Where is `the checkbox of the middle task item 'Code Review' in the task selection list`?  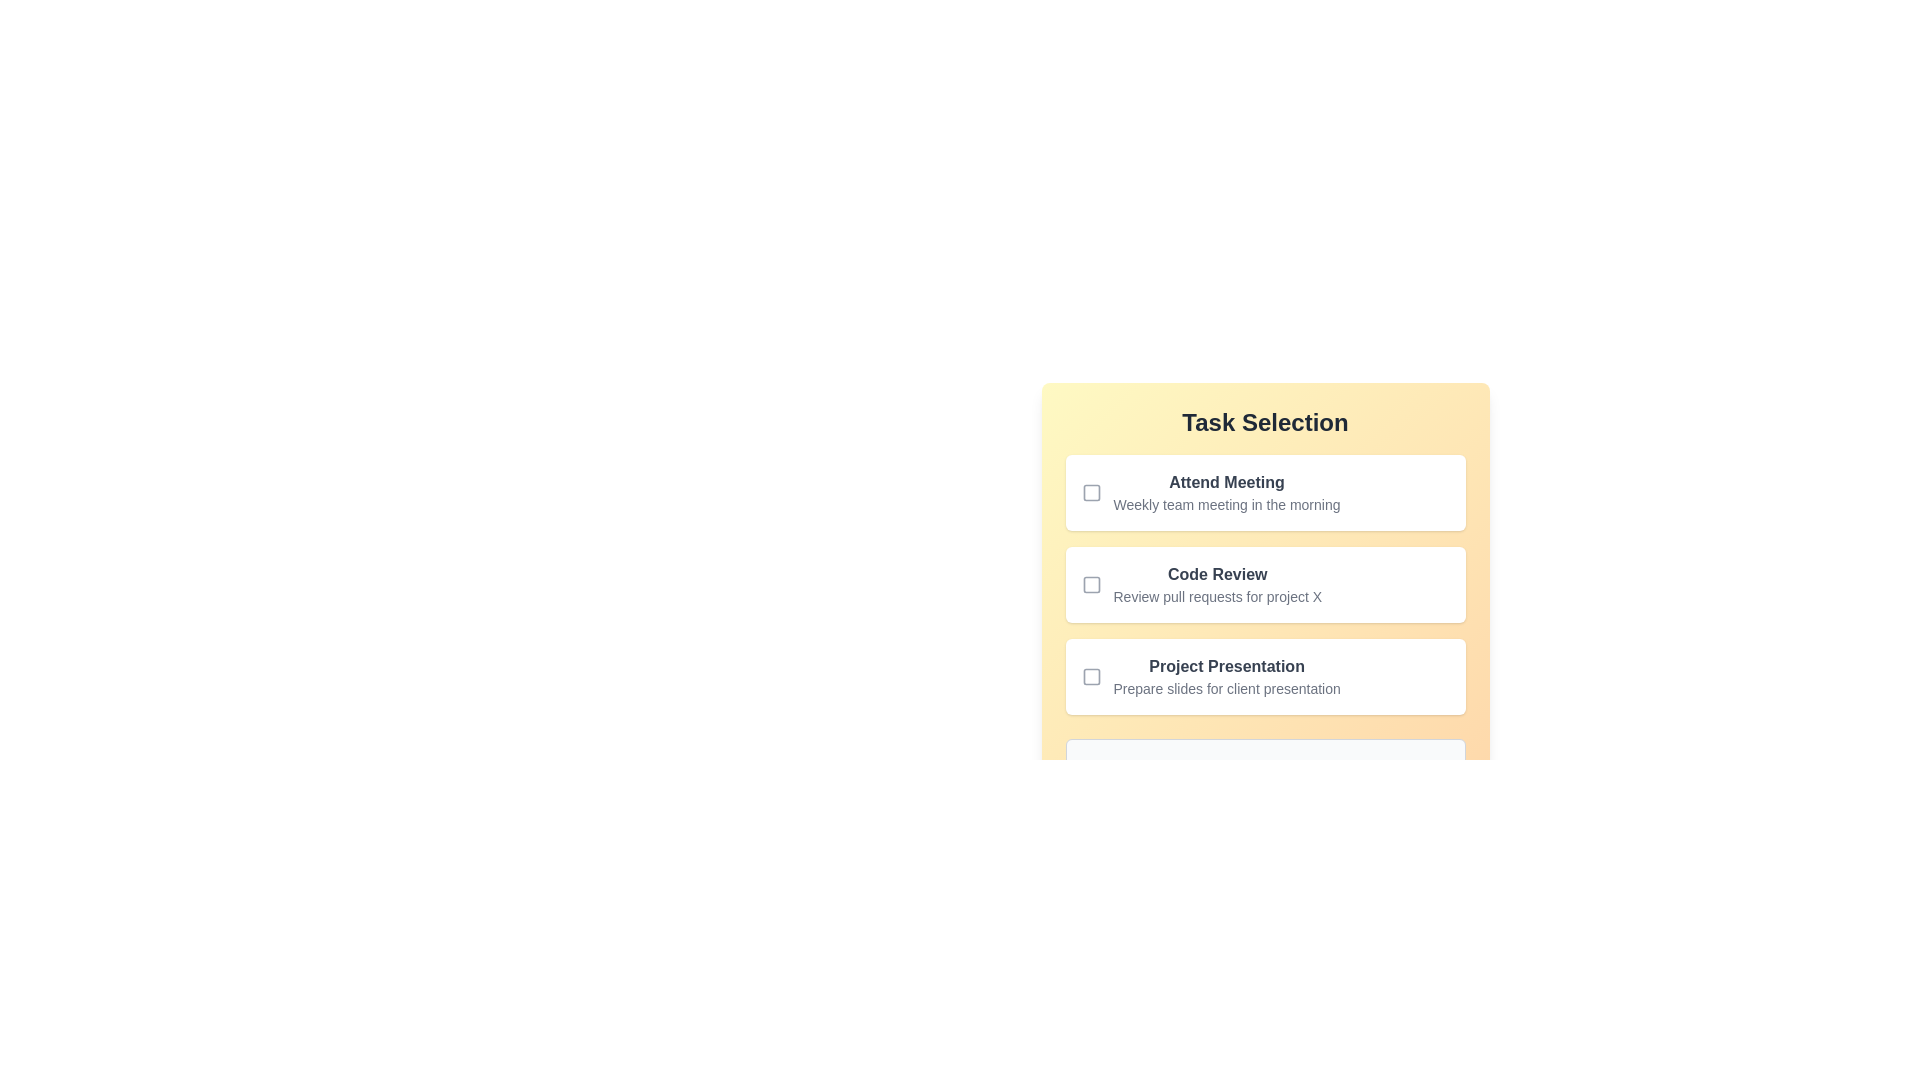 the checkbox of the middle task item 'Code Review' in the task selection list is located at coordinates (1264, 599).